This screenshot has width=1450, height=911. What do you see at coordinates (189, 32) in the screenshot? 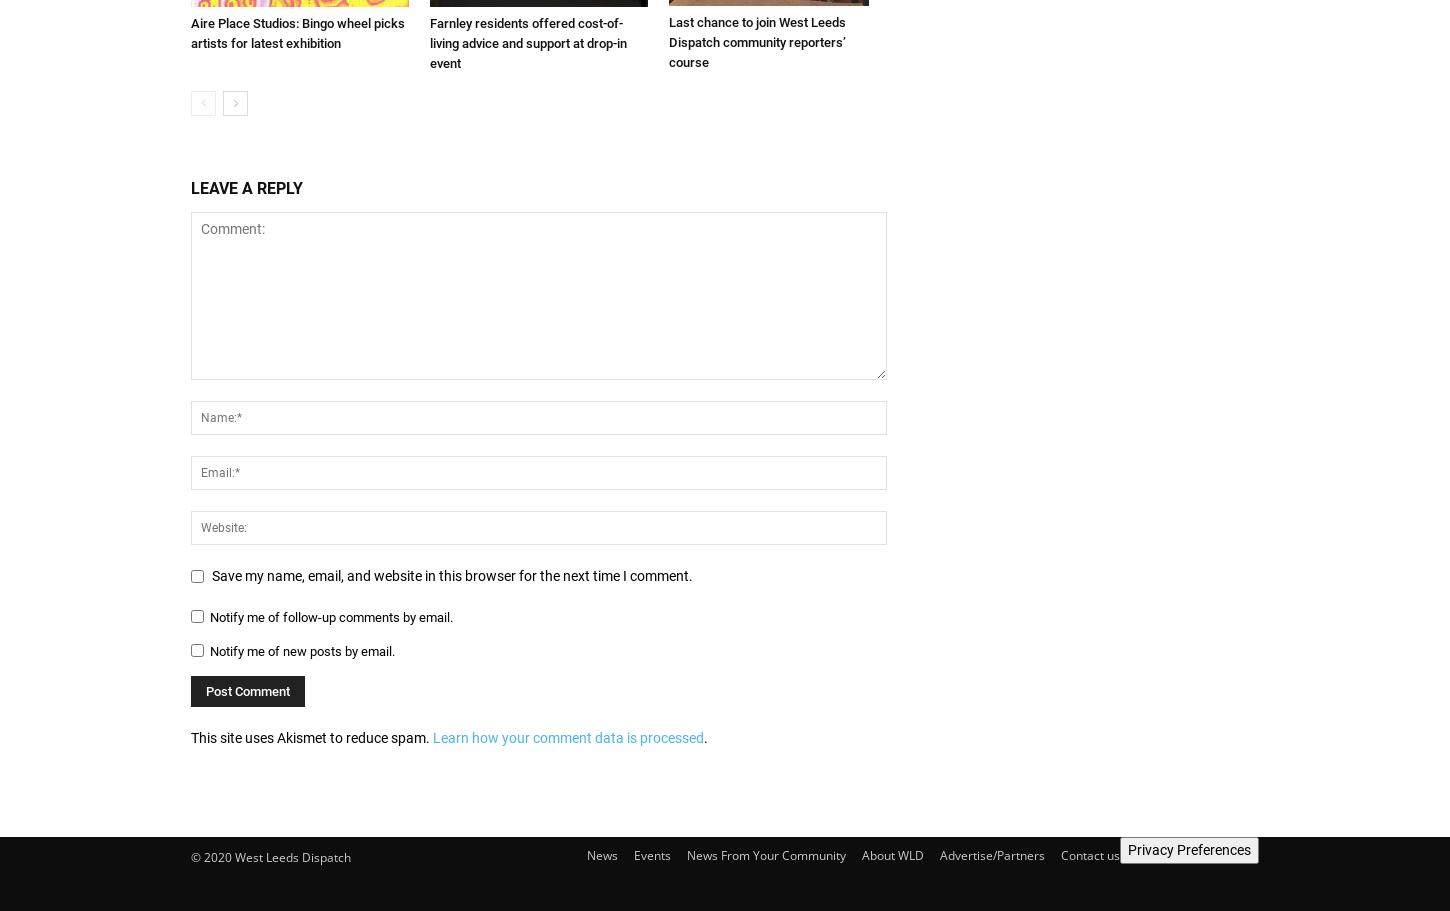
I see `'Aire Place Studios: Bingo wheel picks artists for latest exhibition'` at bounding box center [189, 32].